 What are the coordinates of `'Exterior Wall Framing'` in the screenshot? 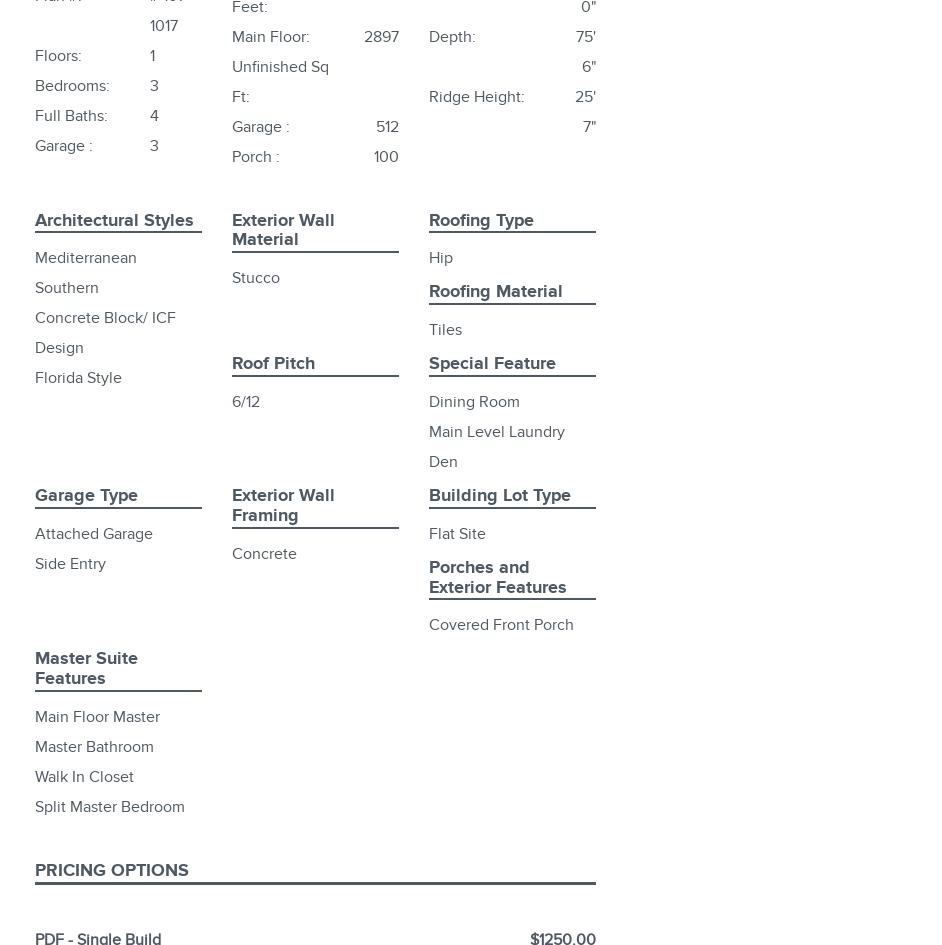 It's located at (283, 504).